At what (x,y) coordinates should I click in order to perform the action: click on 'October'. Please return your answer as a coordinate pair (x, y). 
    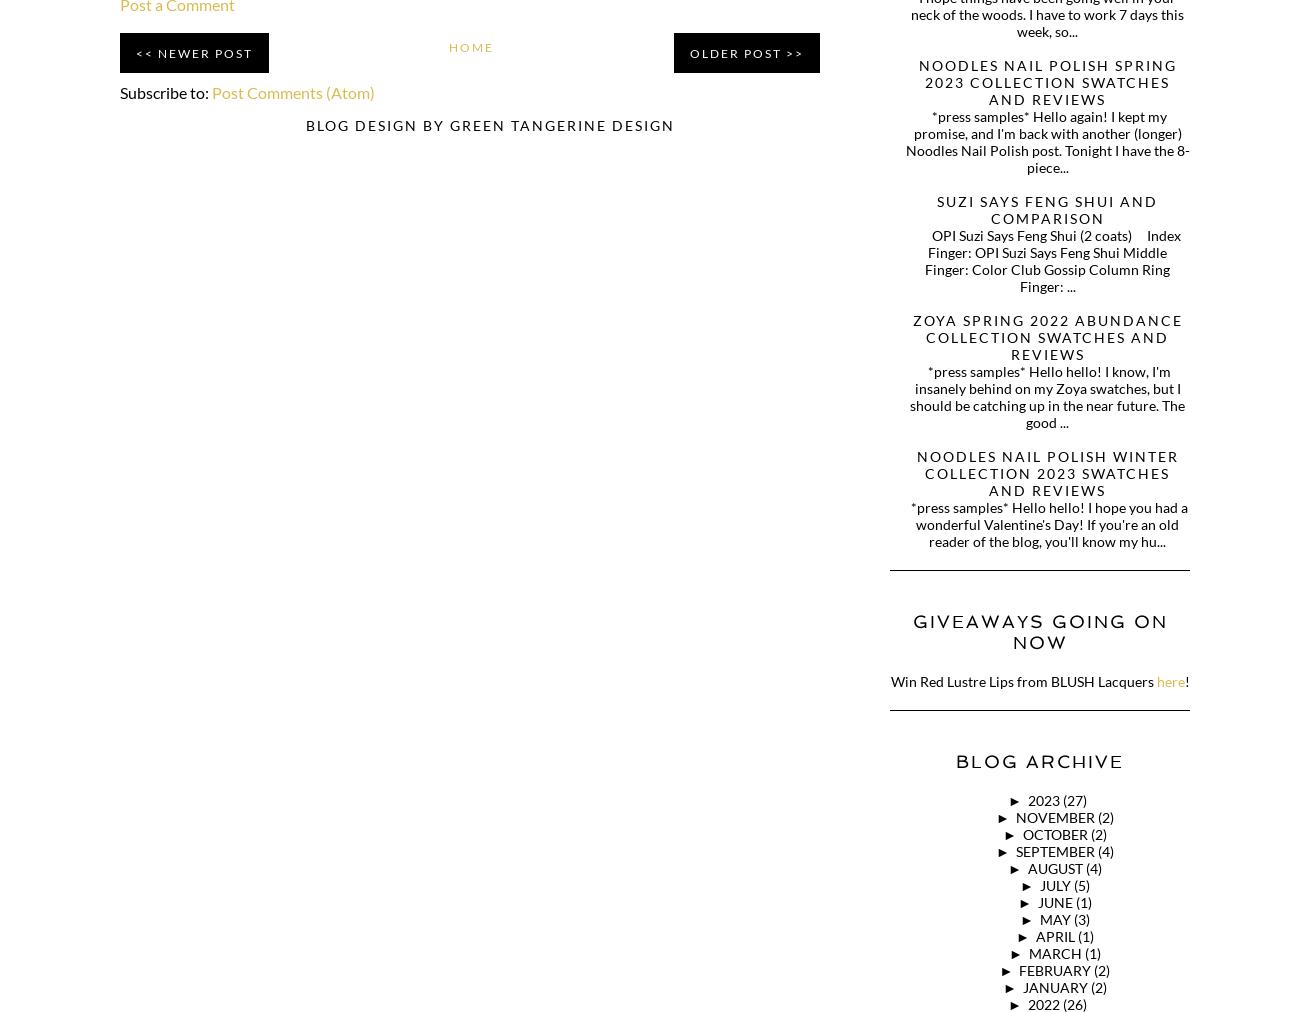
    Looking at the image, I should click on (1021, 833).